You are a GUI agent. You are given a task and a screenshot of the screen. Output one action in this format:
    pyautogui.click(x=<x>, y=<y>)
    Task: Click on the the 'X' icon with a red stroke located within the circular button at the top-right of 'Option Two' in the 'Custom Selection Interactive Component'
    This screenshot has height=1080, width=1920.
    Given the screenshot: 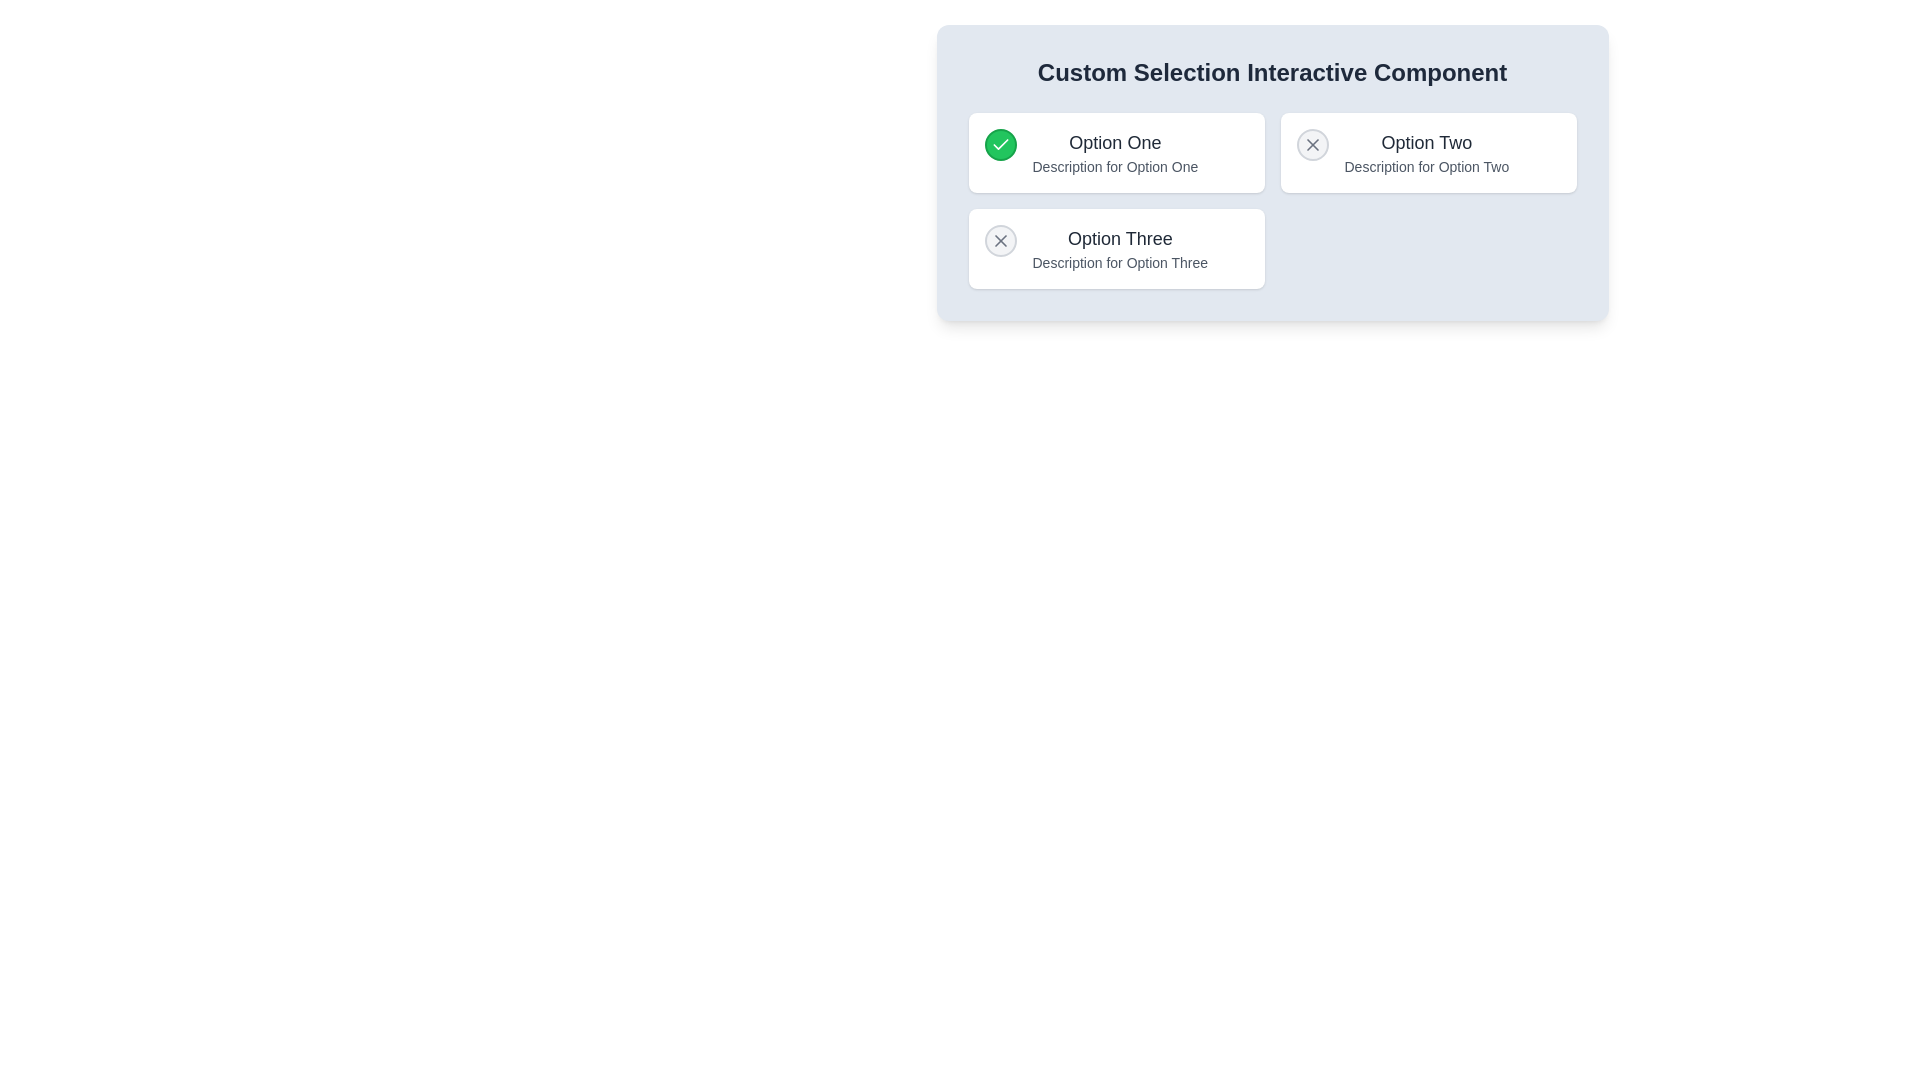 What is the action you would take?
    pyautogui.click(x=1312, y=144)
    